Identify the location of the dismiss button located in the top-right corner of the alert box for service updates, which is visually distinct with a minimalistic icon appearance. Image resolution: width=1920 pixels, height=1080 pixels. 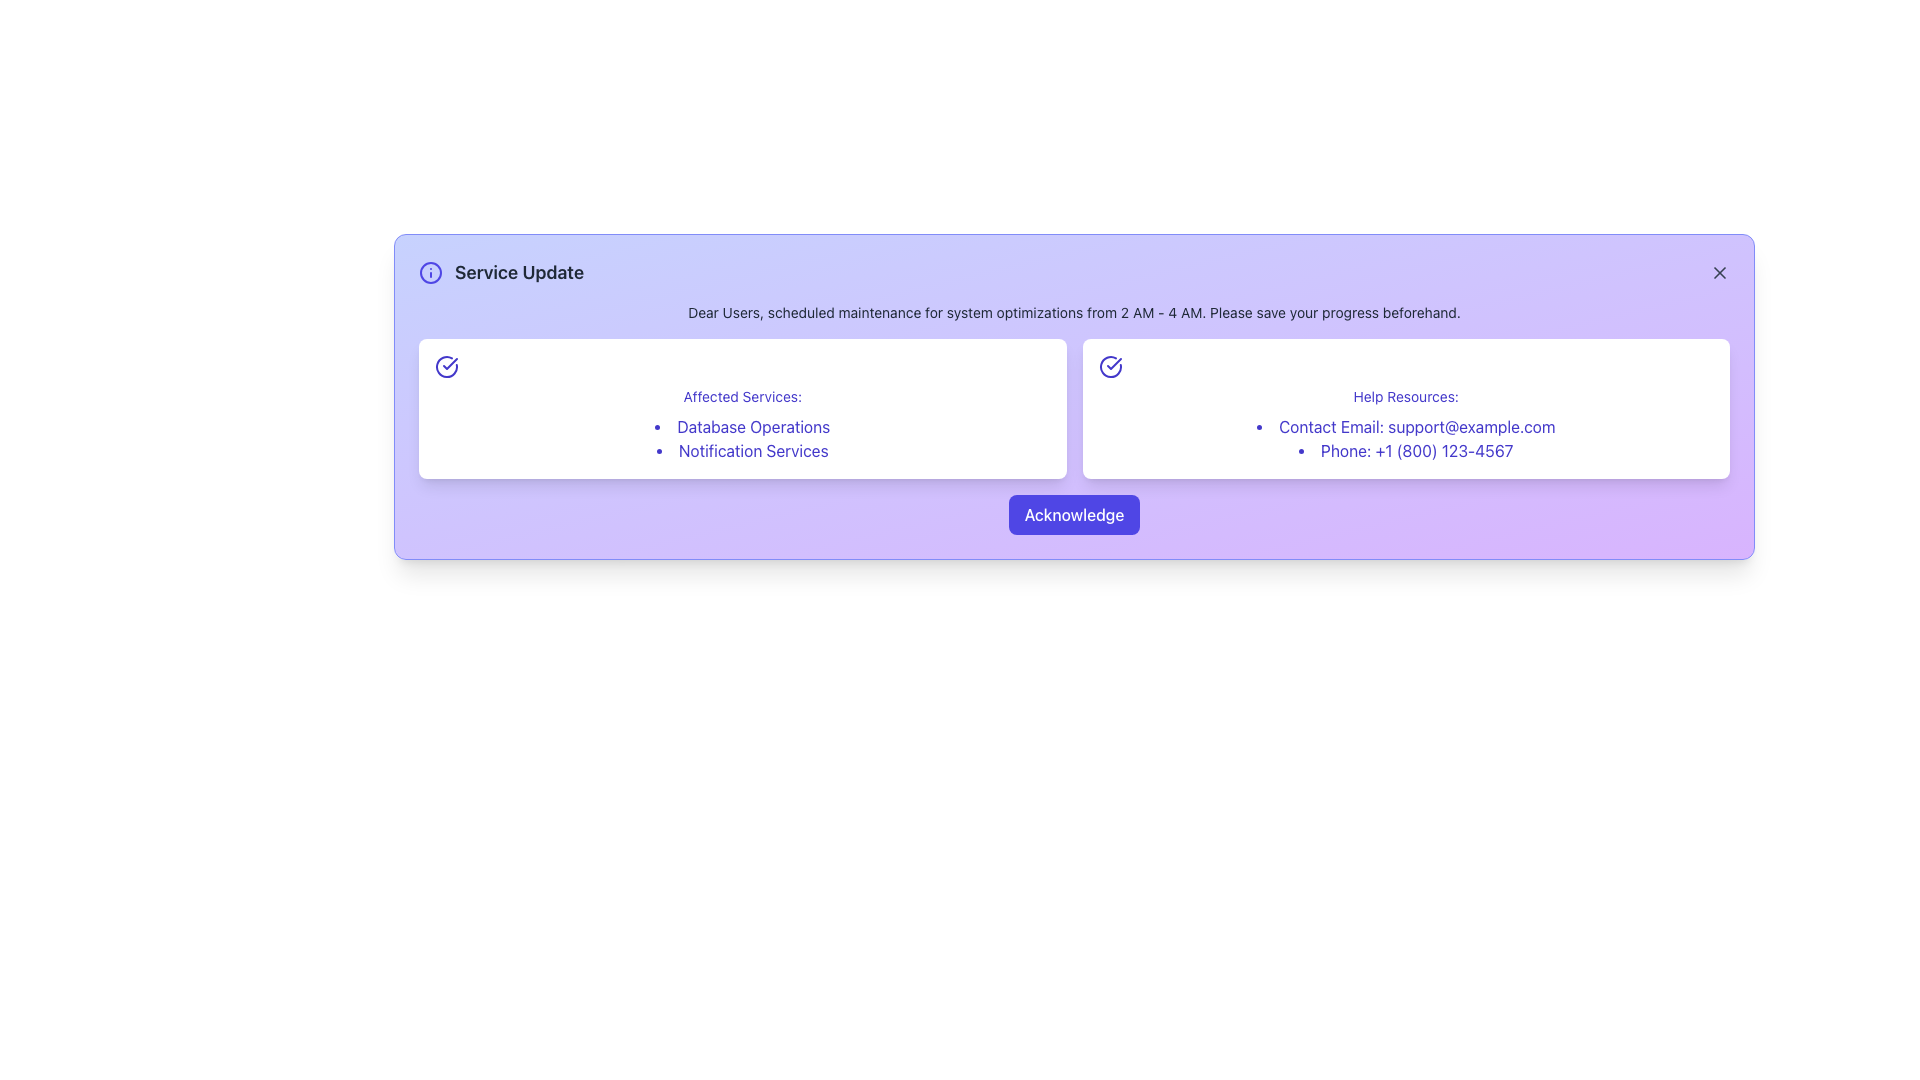
(1718, 273).